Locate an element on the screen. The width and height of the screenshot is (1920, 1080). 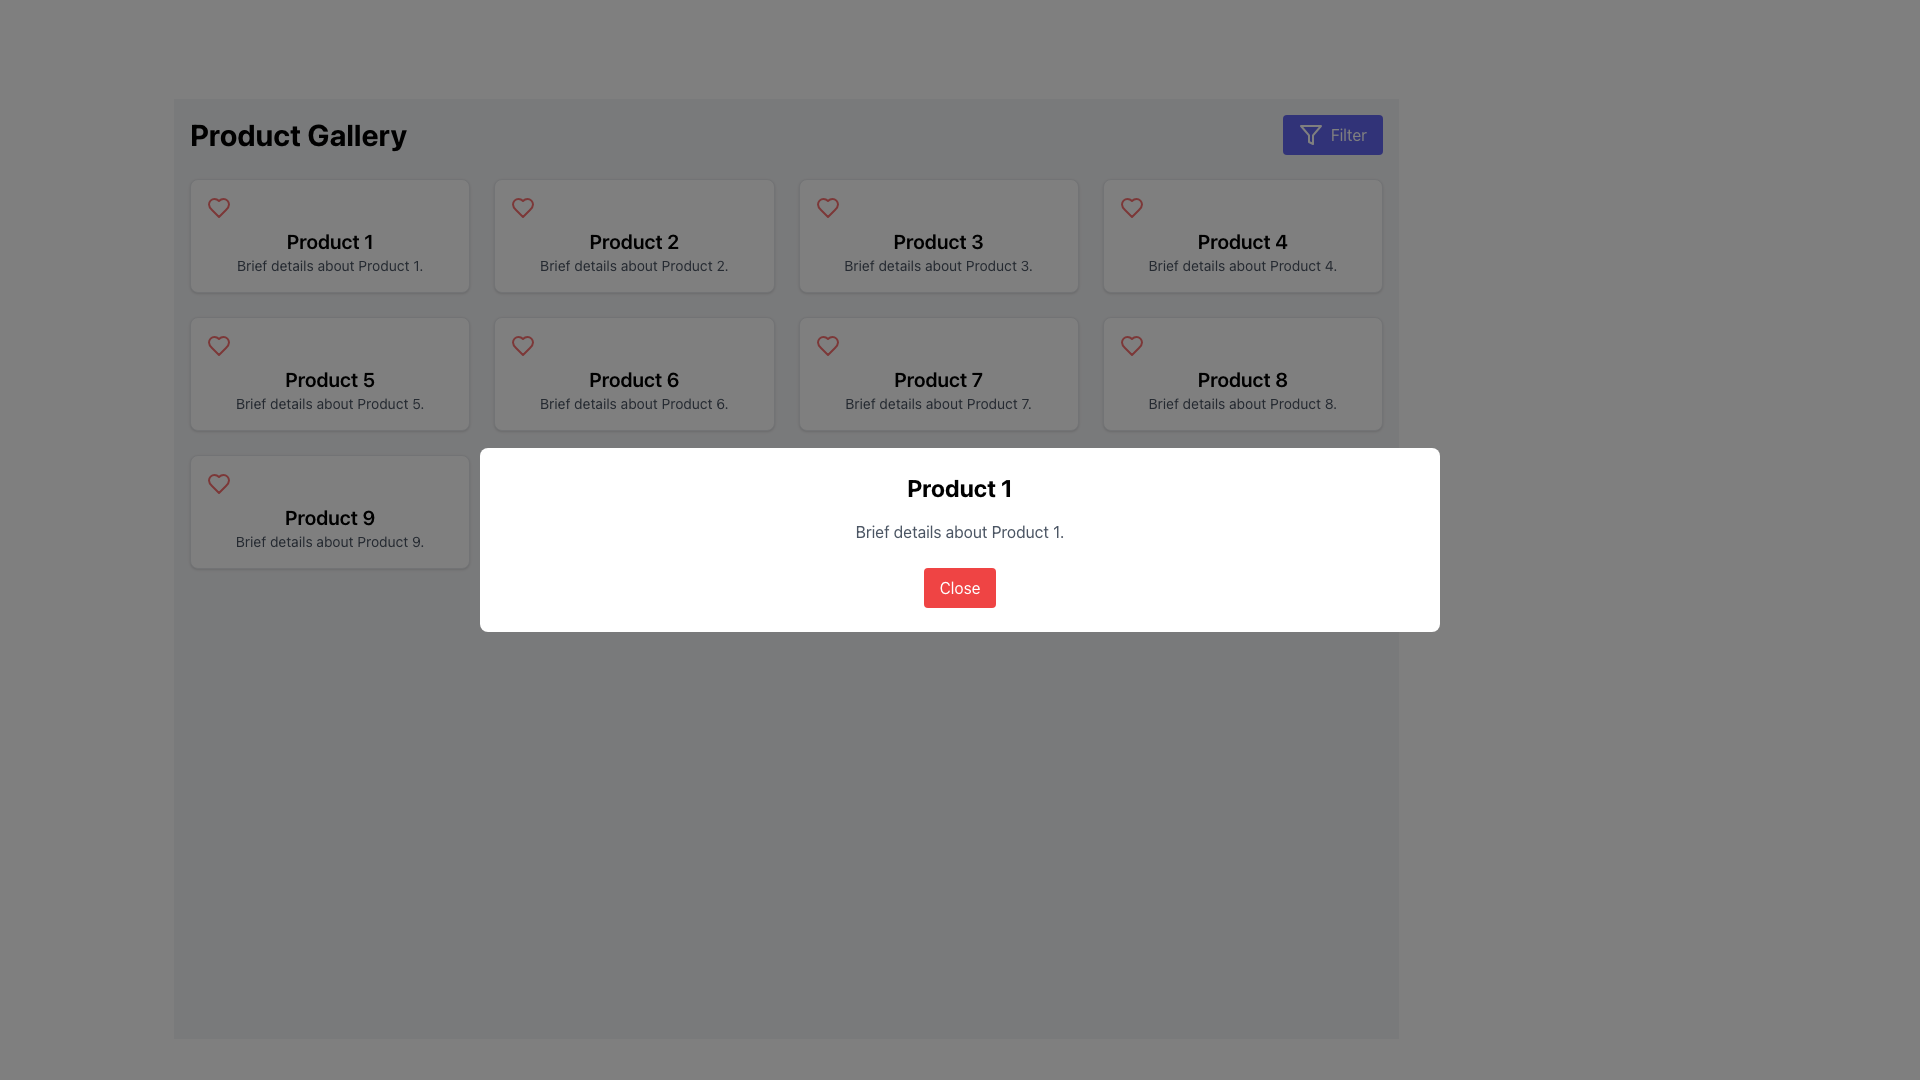
the product title text label located in the third column and second row of the grid layout is located at coordinates (1241, 241).